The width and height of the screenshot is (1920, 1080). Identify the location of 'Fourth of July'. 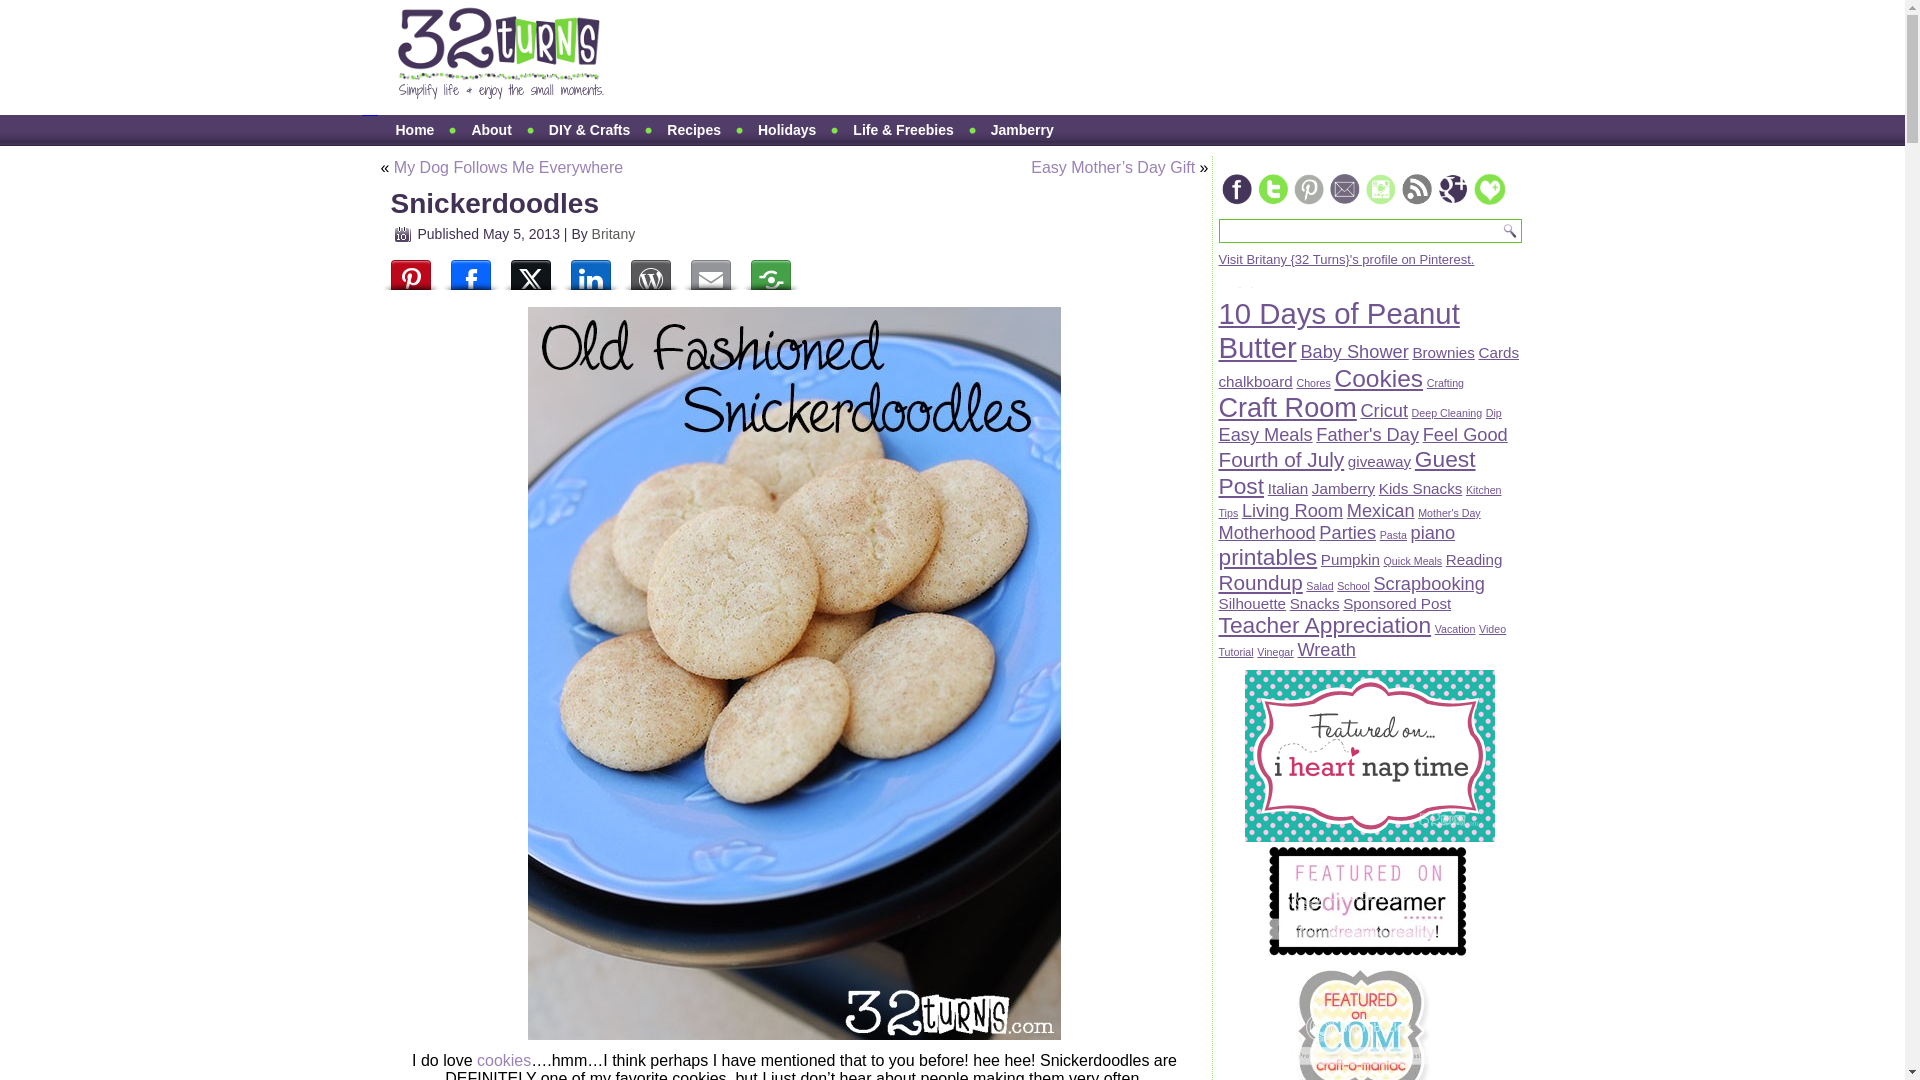
(1281, 459).